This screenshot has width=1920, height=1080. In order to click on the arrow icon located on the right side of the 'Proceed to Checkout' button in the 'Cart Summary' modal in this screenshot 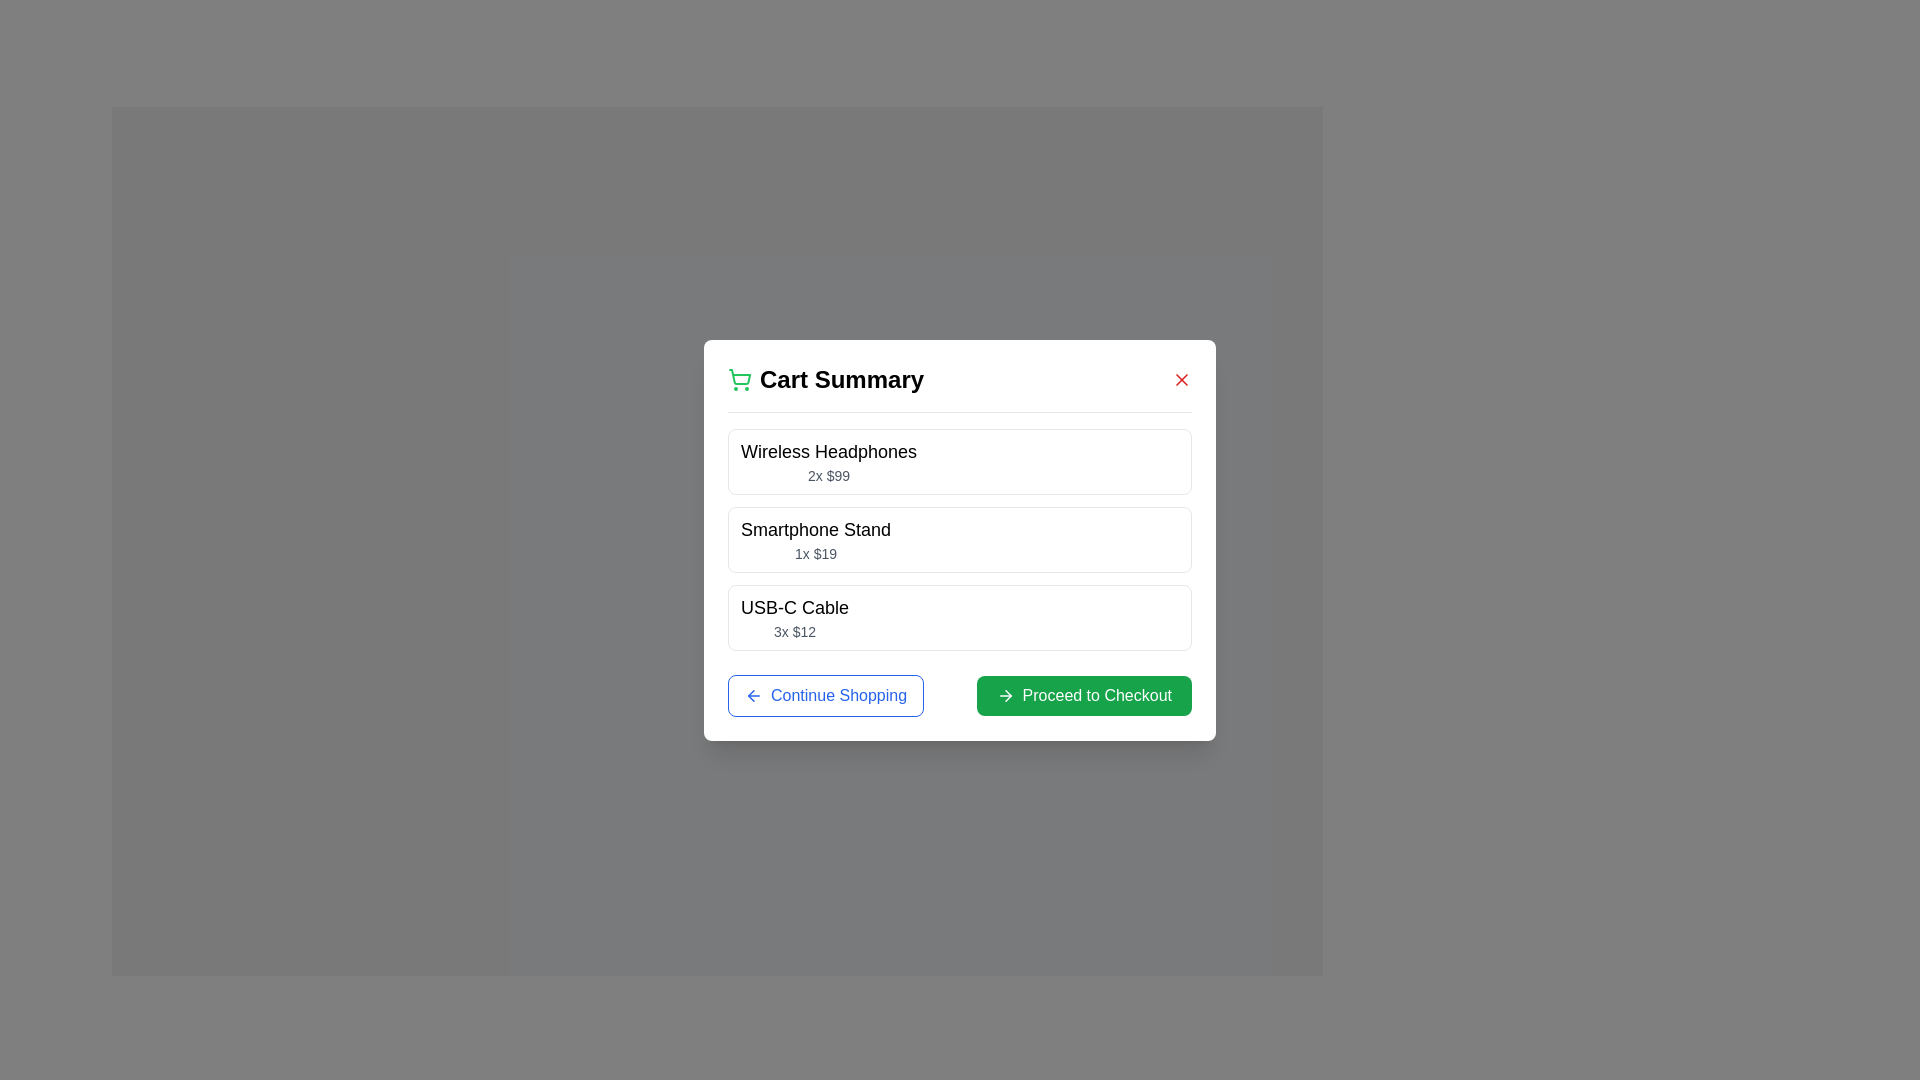, I will do `click(1005, 694)`.